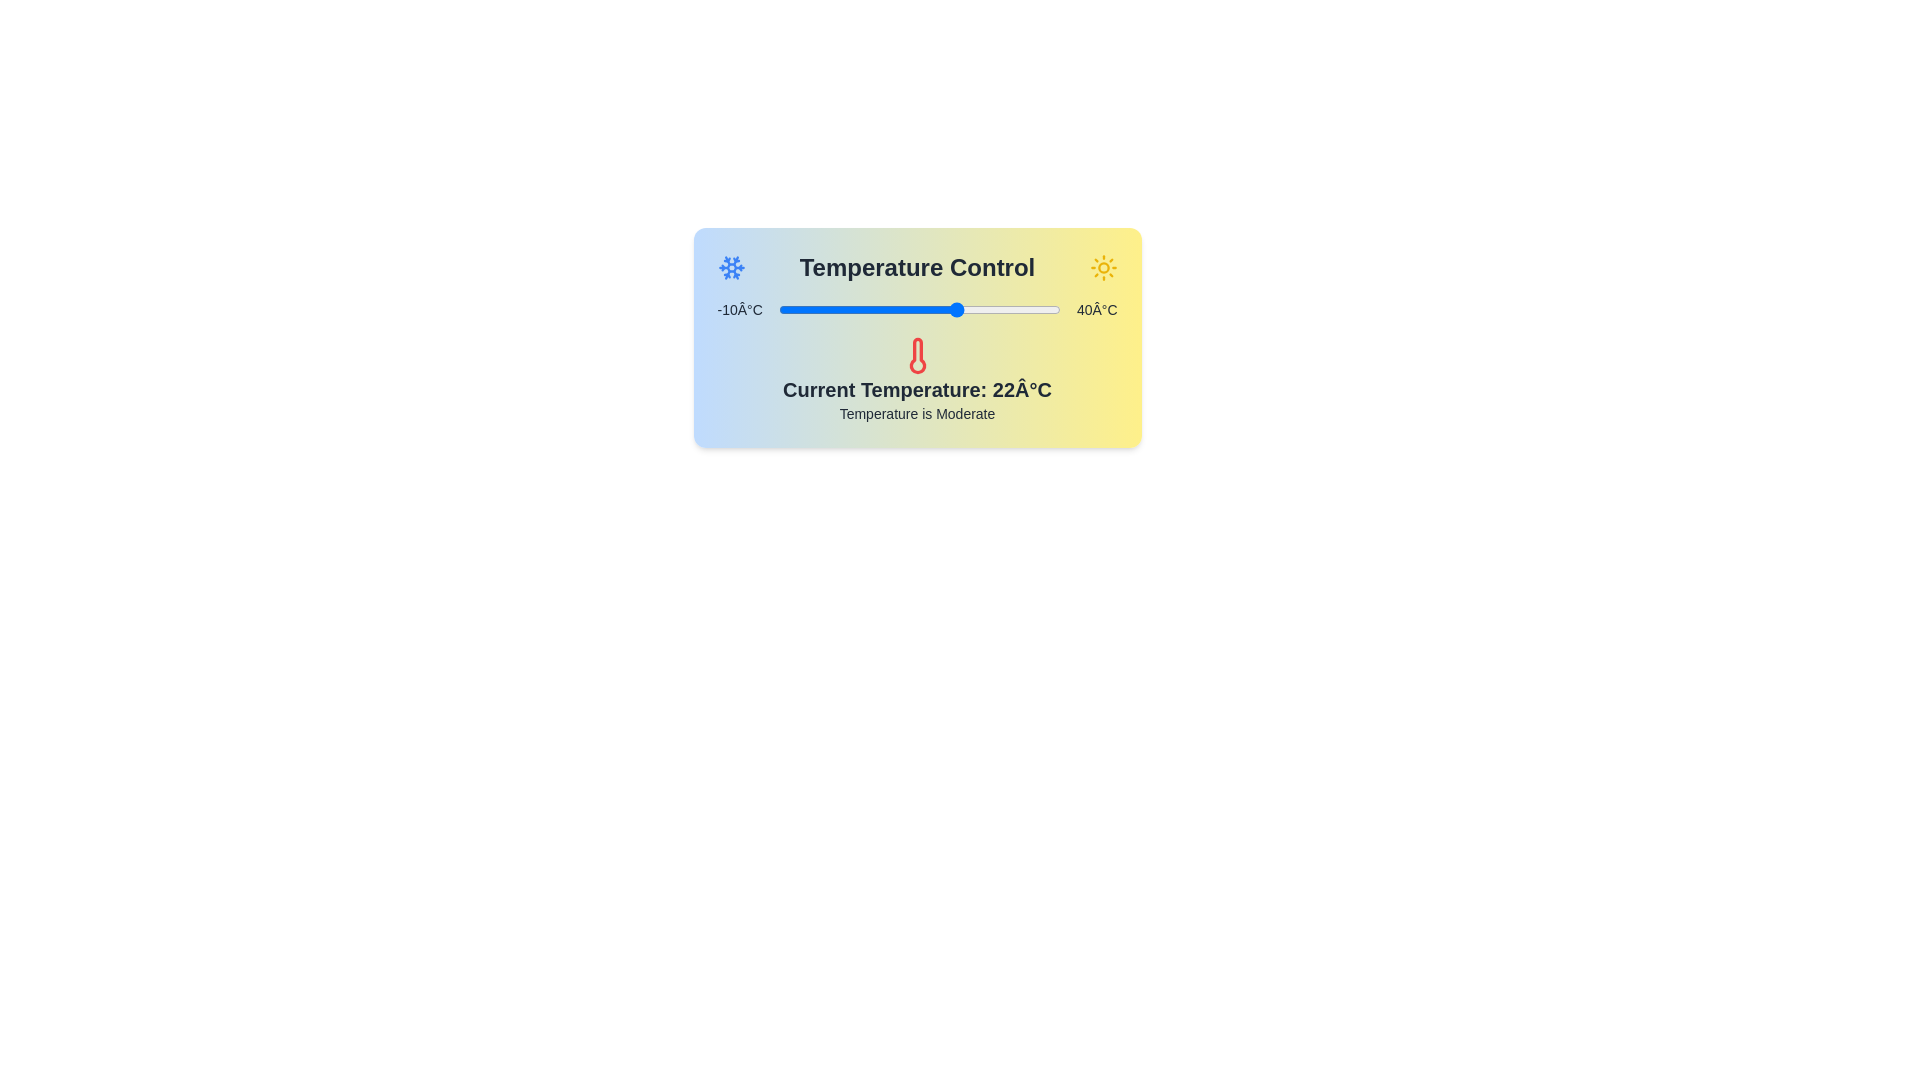 This screenshot has width=1920, height=1080. Describe the element at coordinates (794, 309) in the screenshot. I see `the slider to set the temperature to -7°C` at that location.